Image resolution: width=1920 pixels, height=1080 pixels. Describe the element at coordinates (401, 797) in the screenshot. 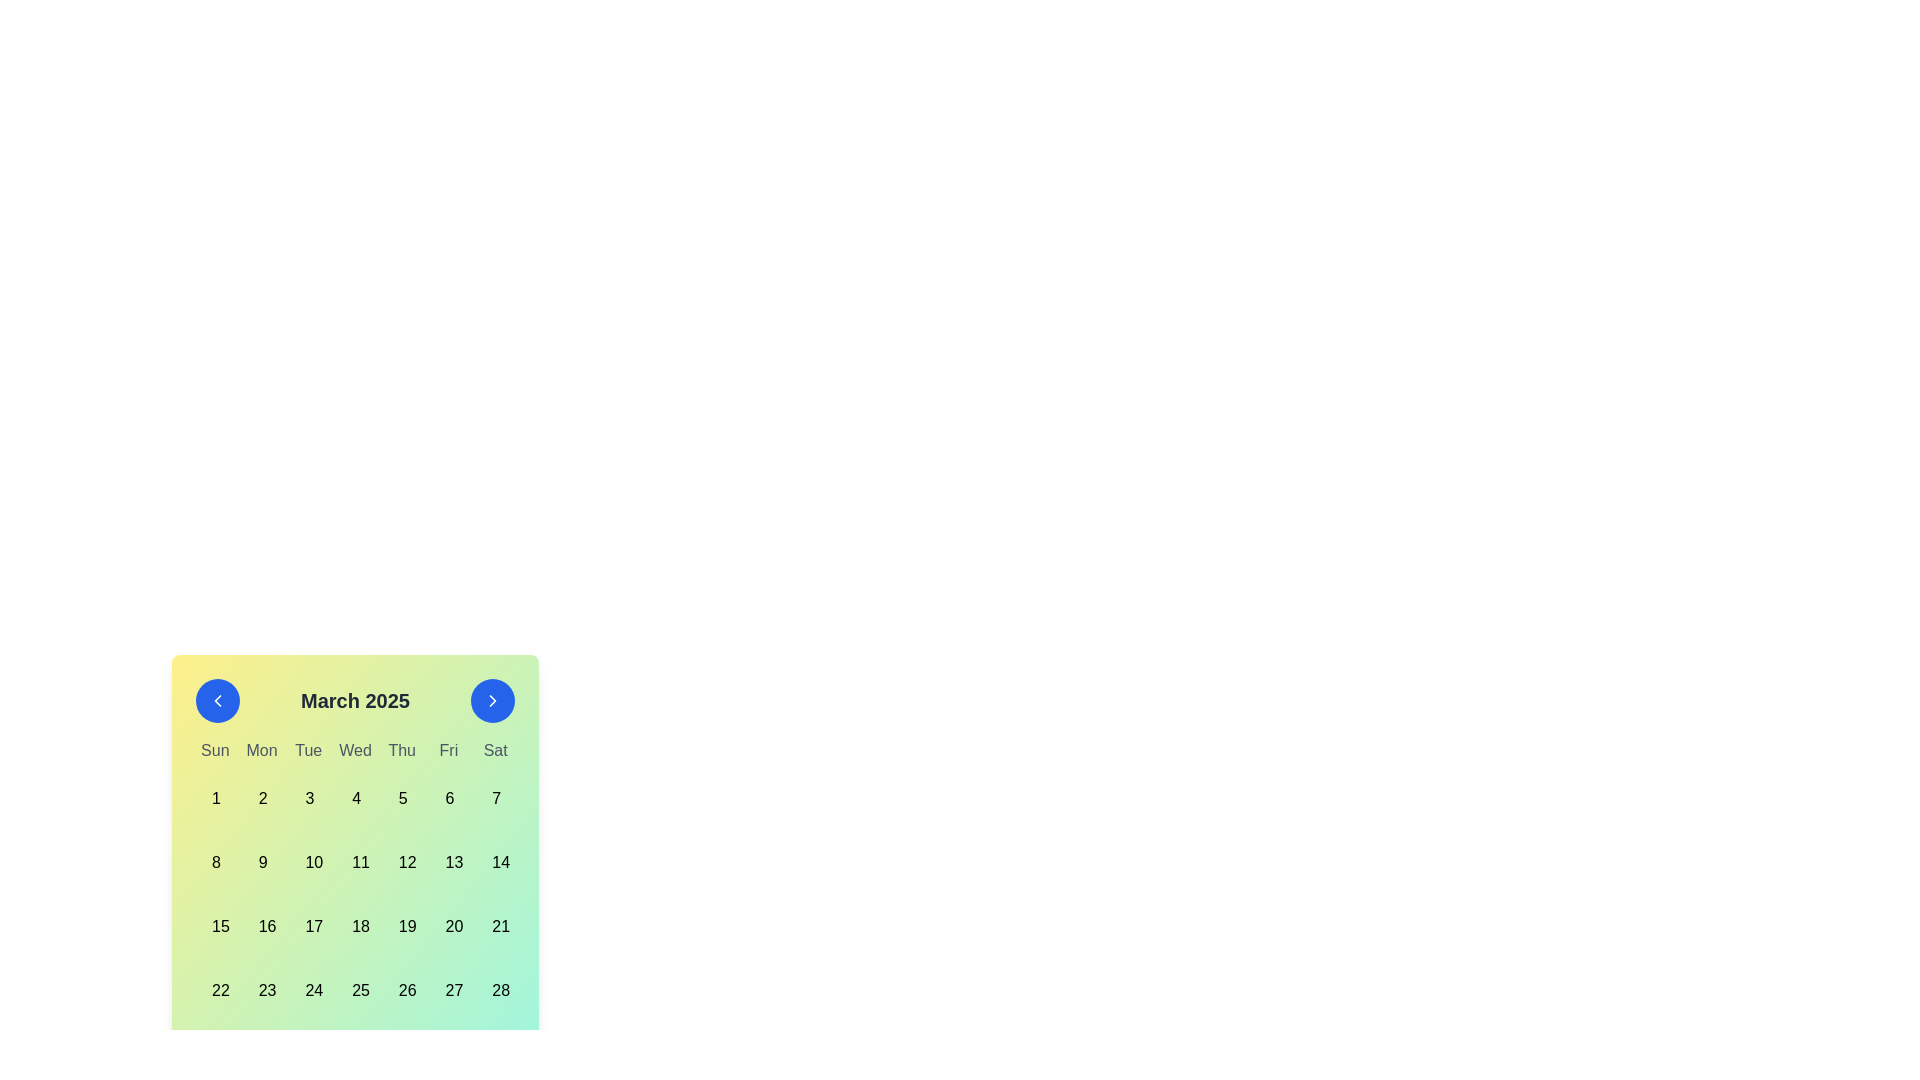

I see `the calendar day cell representing the fifth day of the month located in the first row and fifth column of the calendar grid under 'Thu'` at that location.